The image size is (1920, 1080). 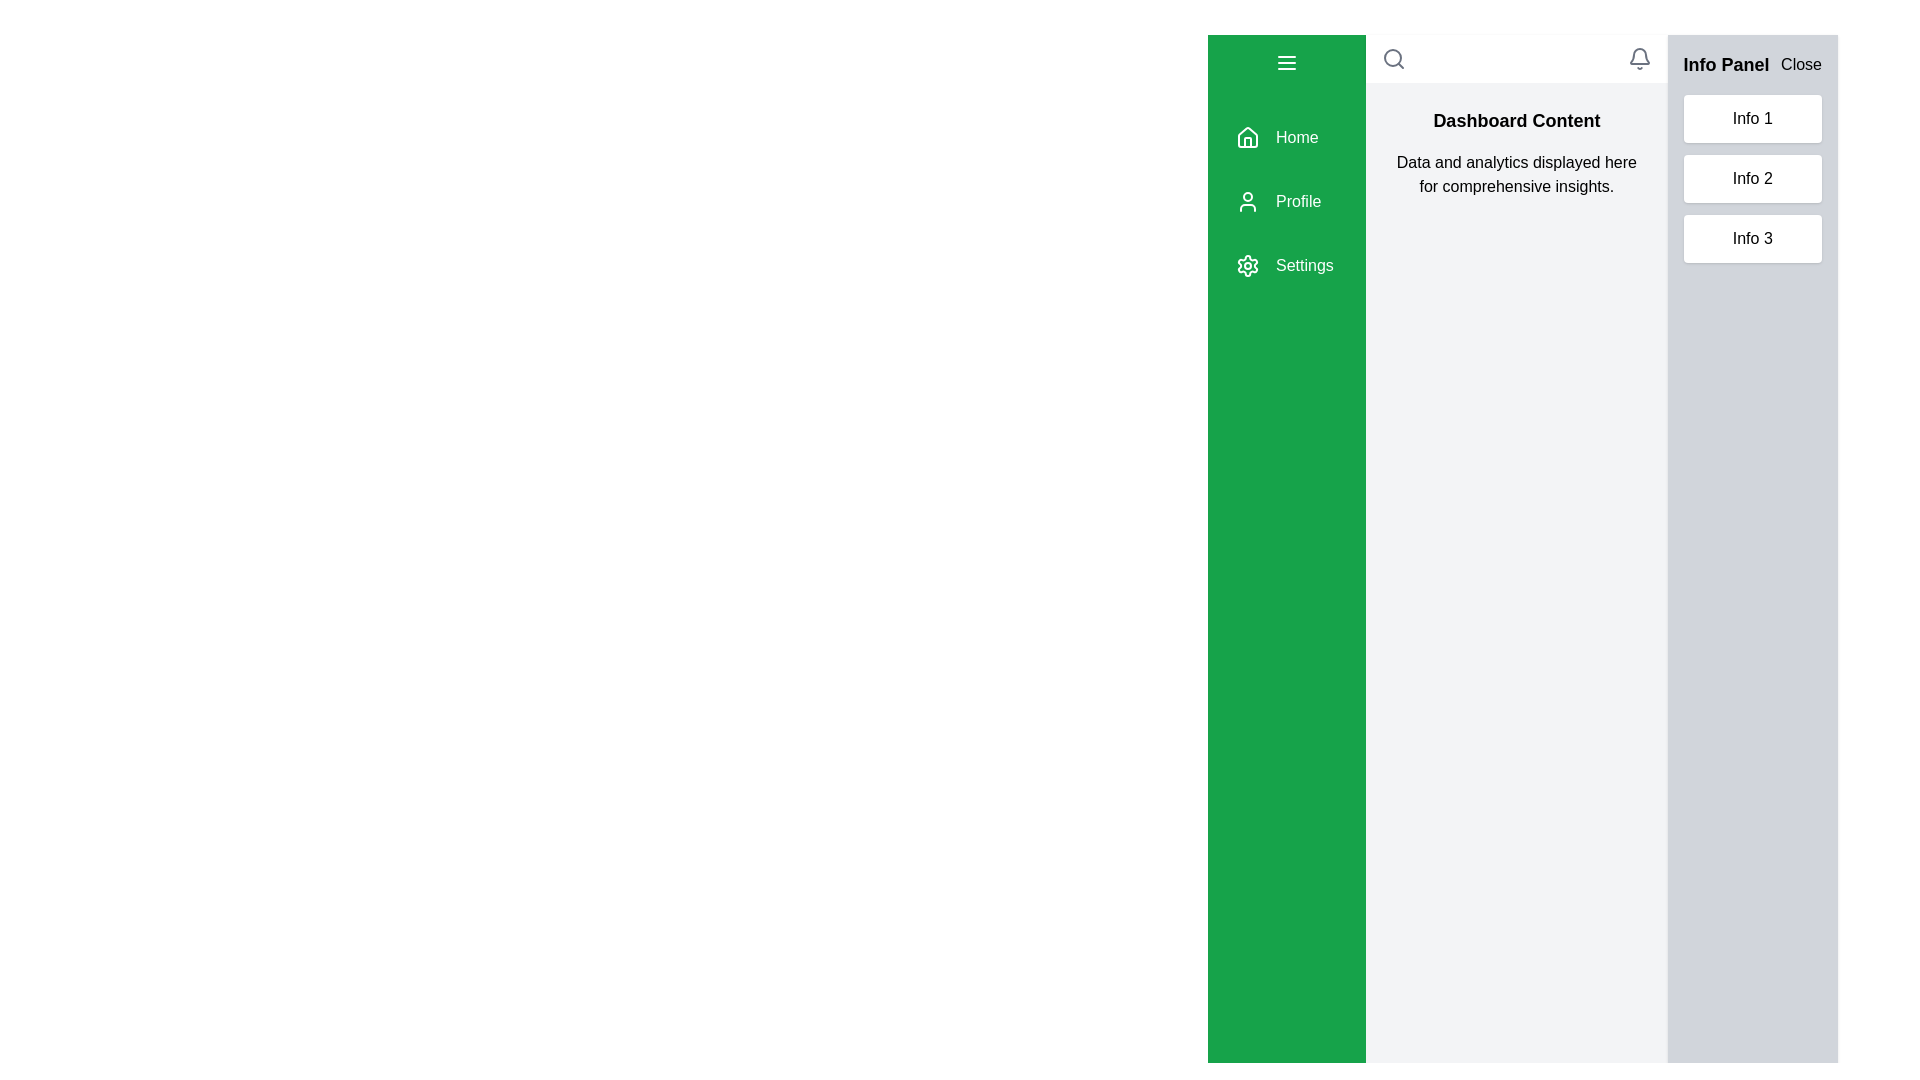 I want to click on the first menu item in the vertical stack of navigational options, so click(x=1286, y=137).